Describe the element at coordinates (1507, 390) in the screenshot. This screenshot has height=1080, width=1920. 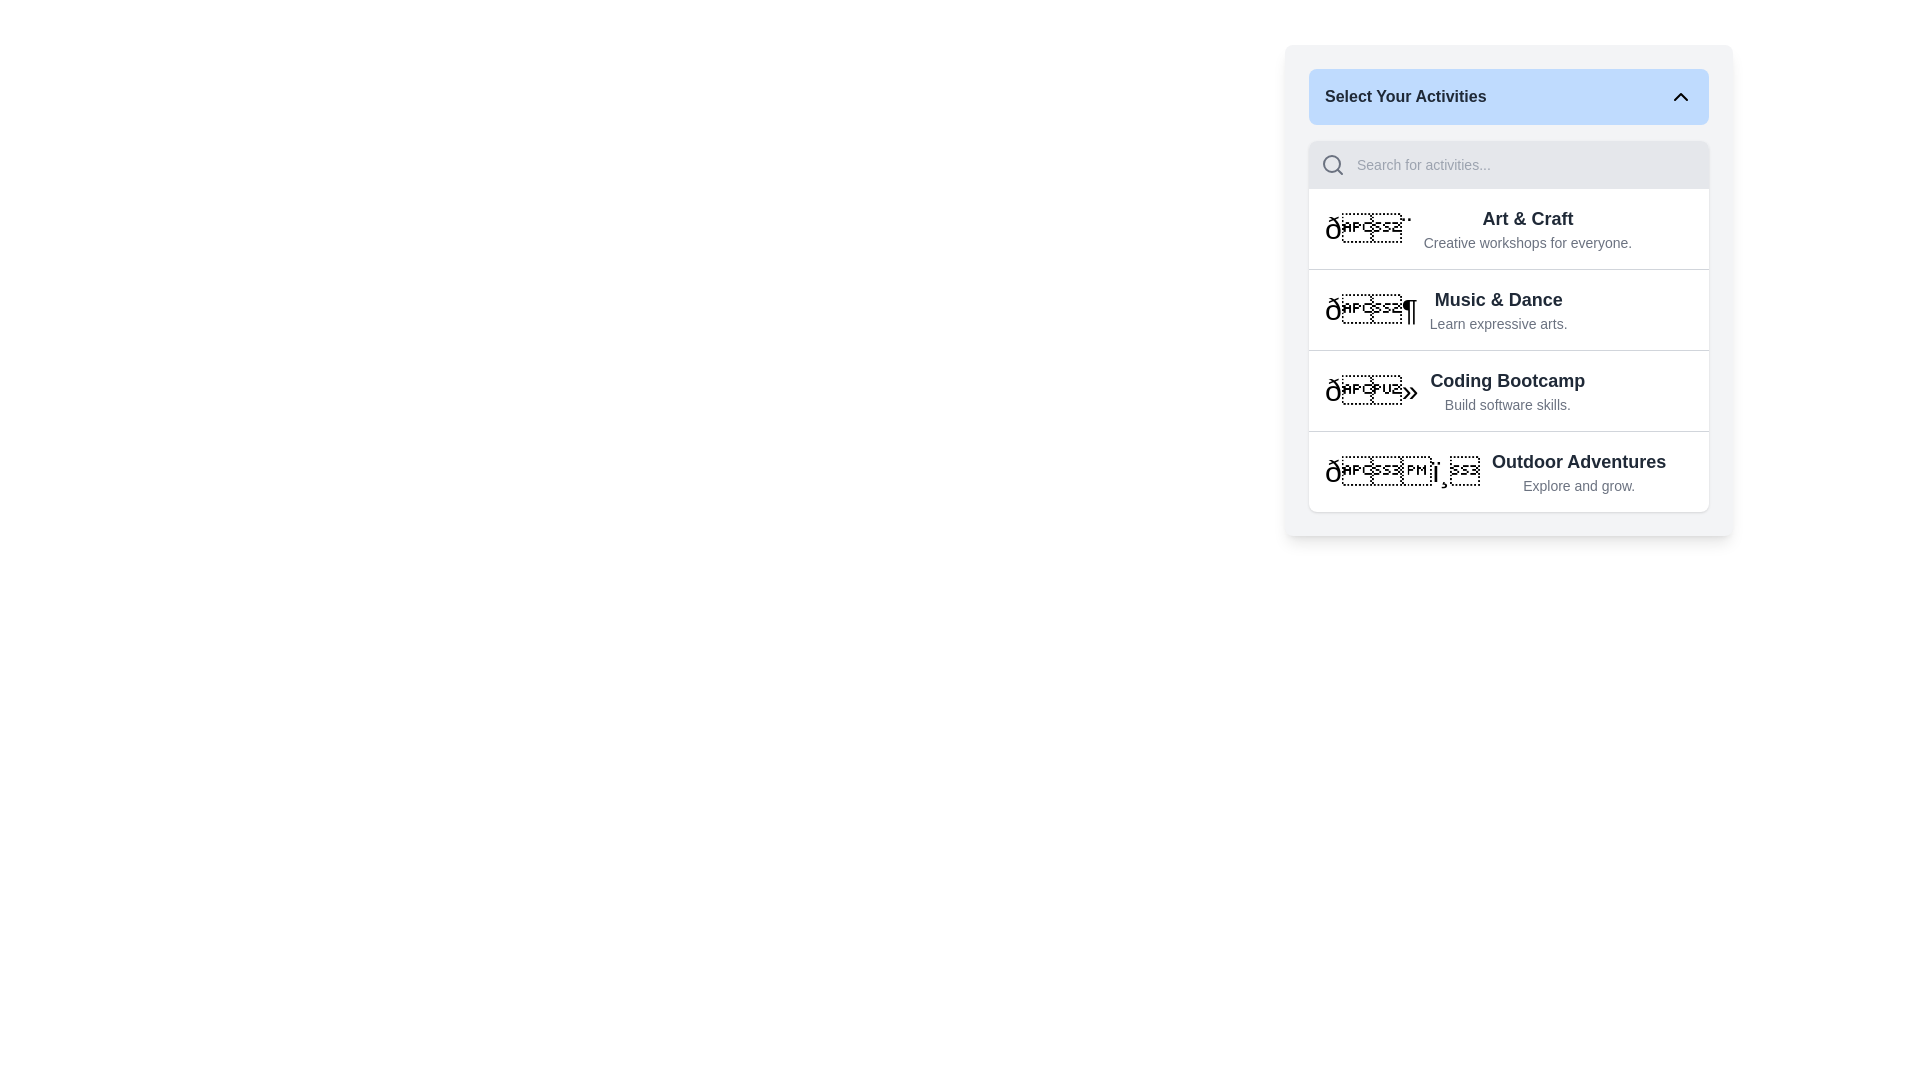
I see `the 'Coding Bootcamp' text in the third item of the vertical list` at that location.